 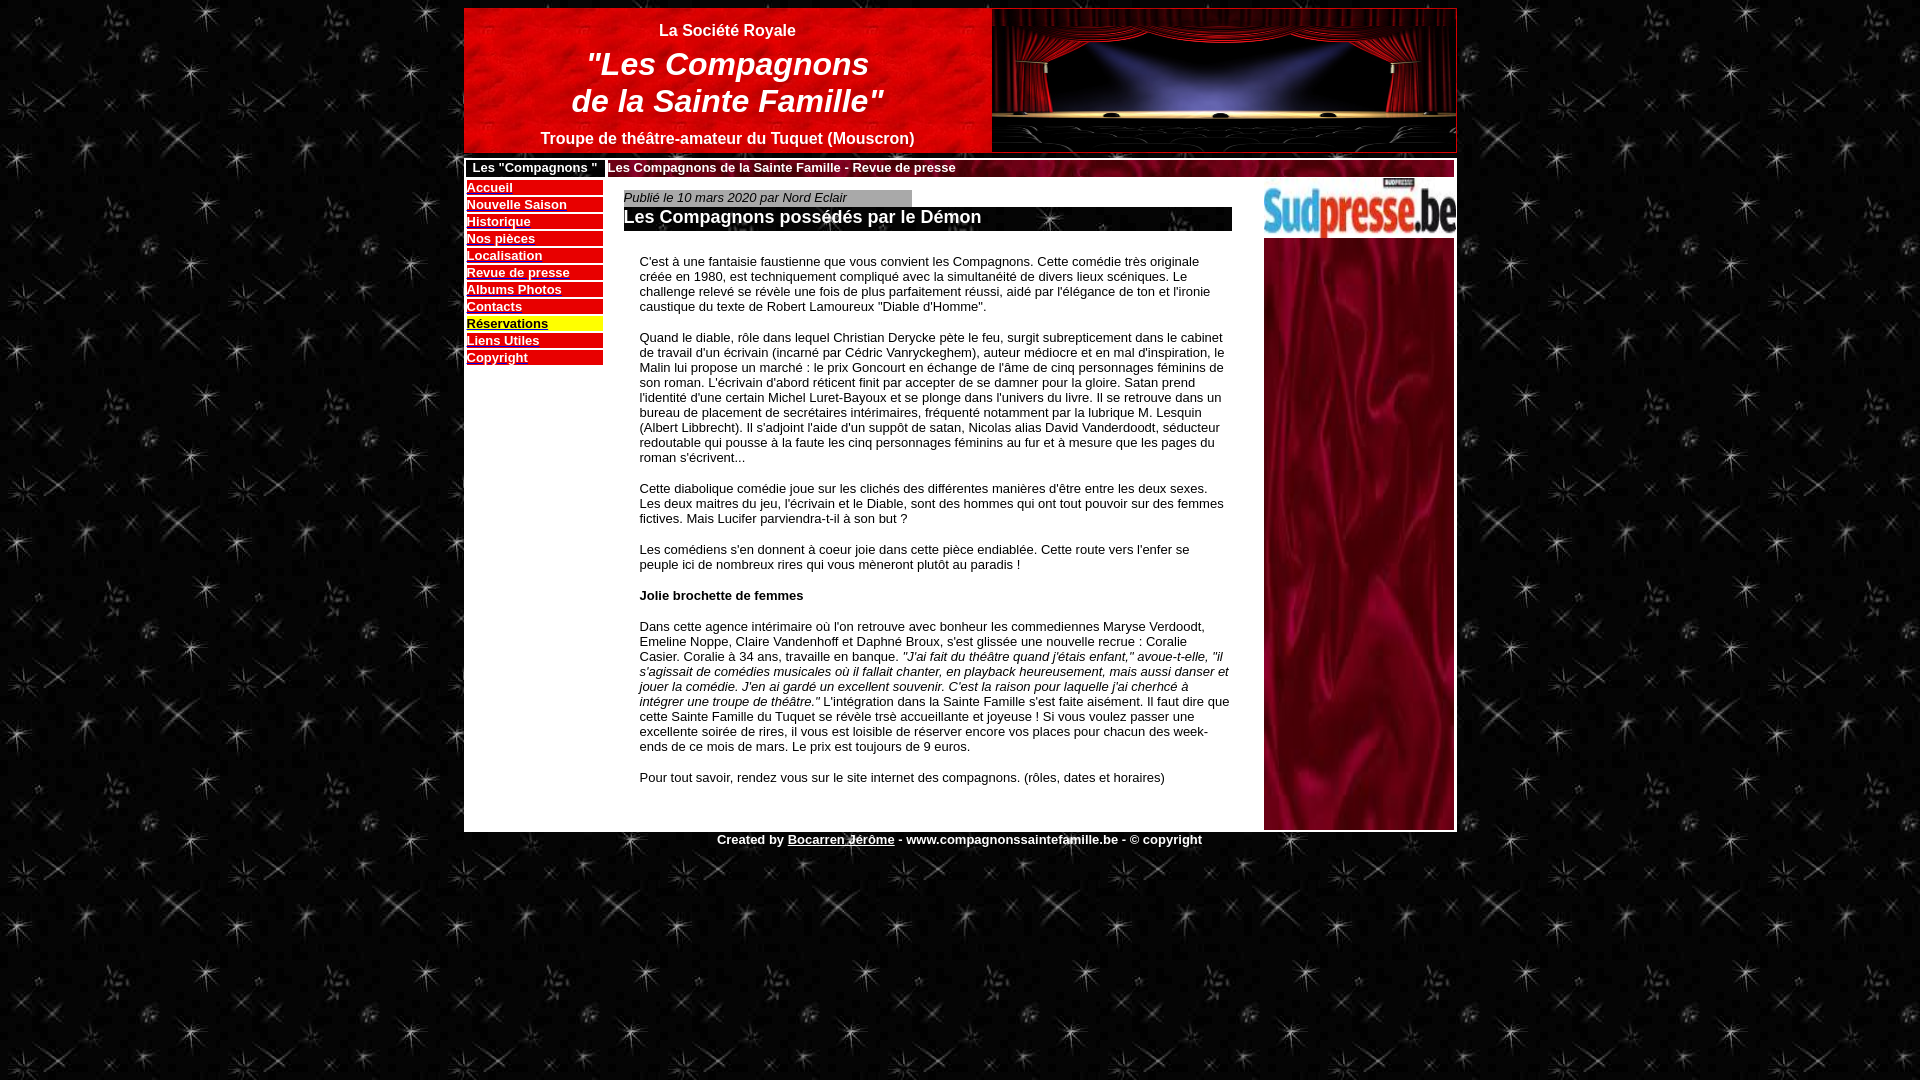 I want to click on 'Accueil', so click(x=489, y=186).